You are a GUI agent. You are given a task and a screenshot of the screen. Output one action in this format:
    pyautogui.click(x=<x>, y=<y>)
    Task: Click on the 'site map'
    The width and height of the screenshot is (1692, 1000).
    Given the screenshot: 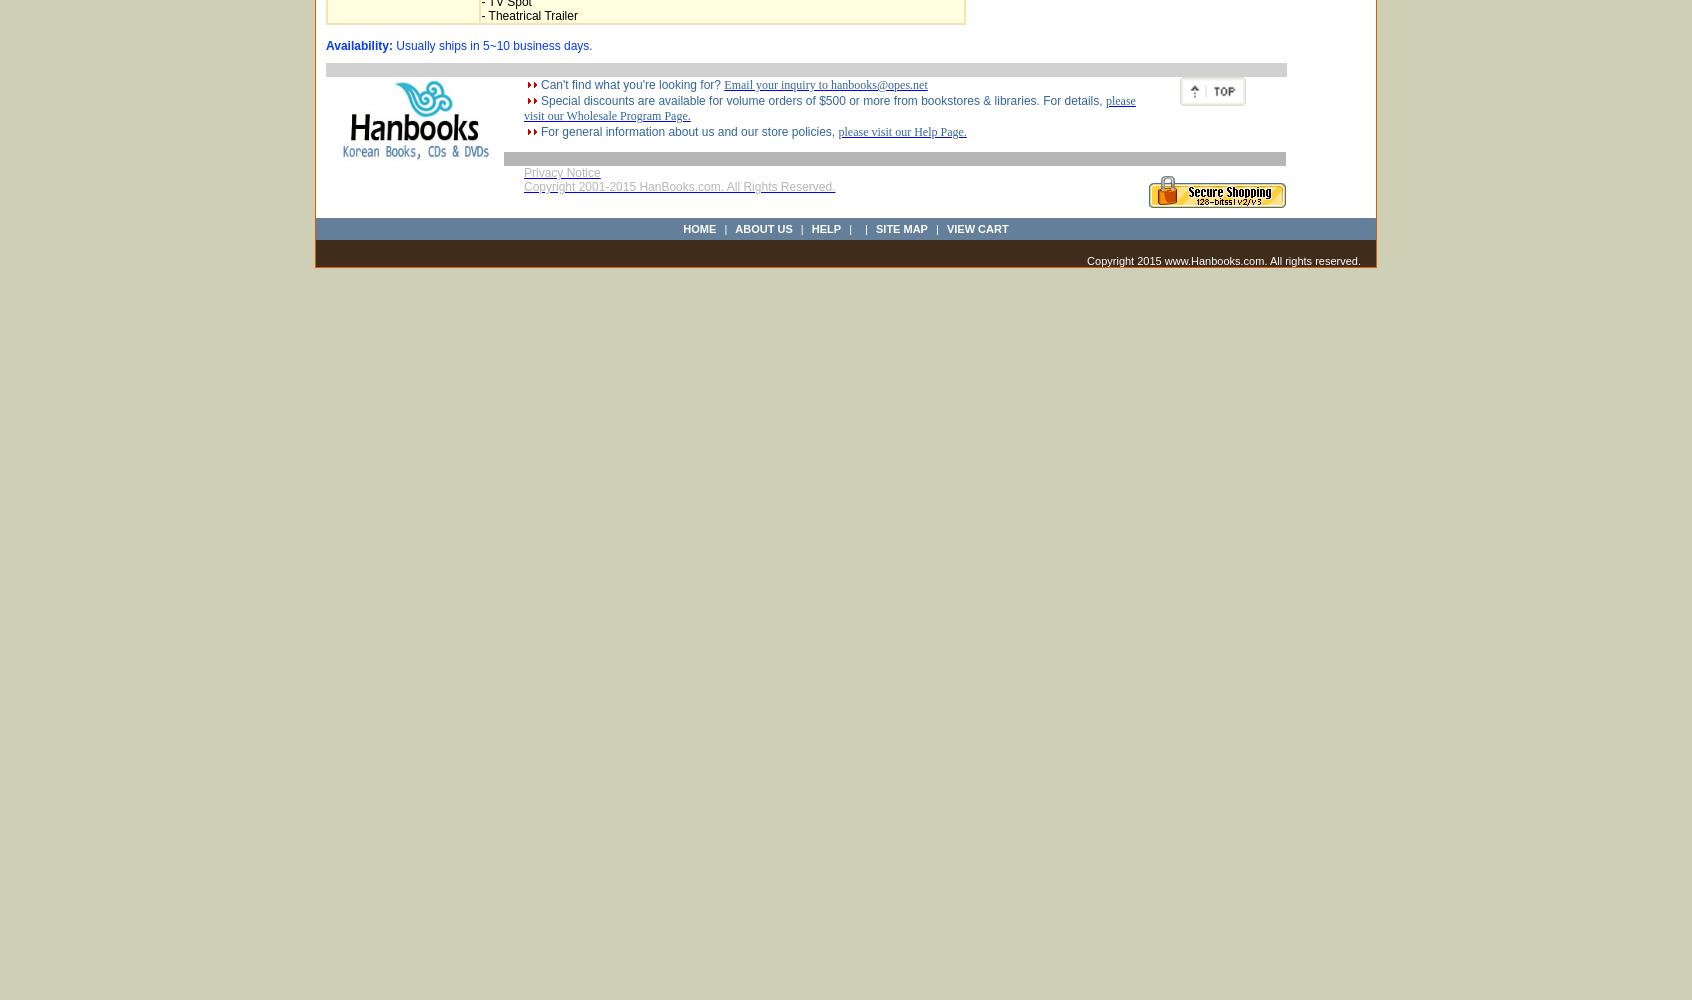 What is the action you would take?
    pyautogui.click(x=900, y=228)
    